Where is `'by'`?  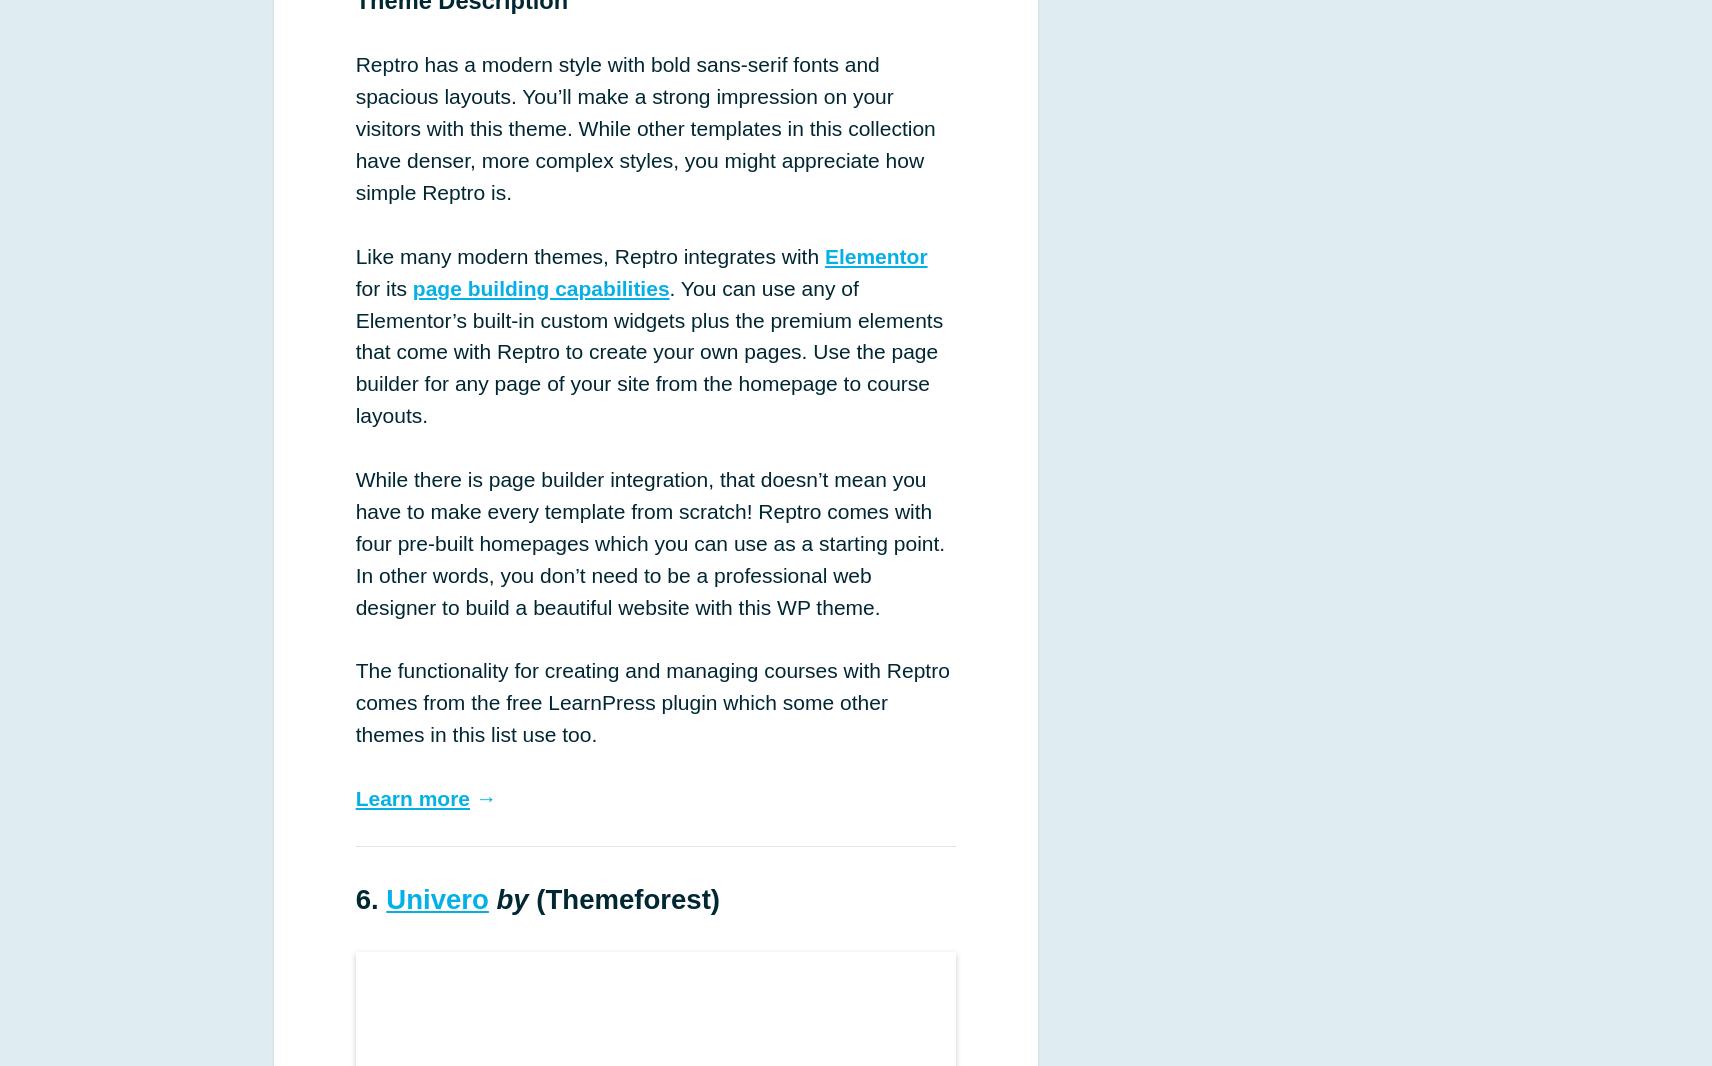
'by' is located at coordinates (494, 898).